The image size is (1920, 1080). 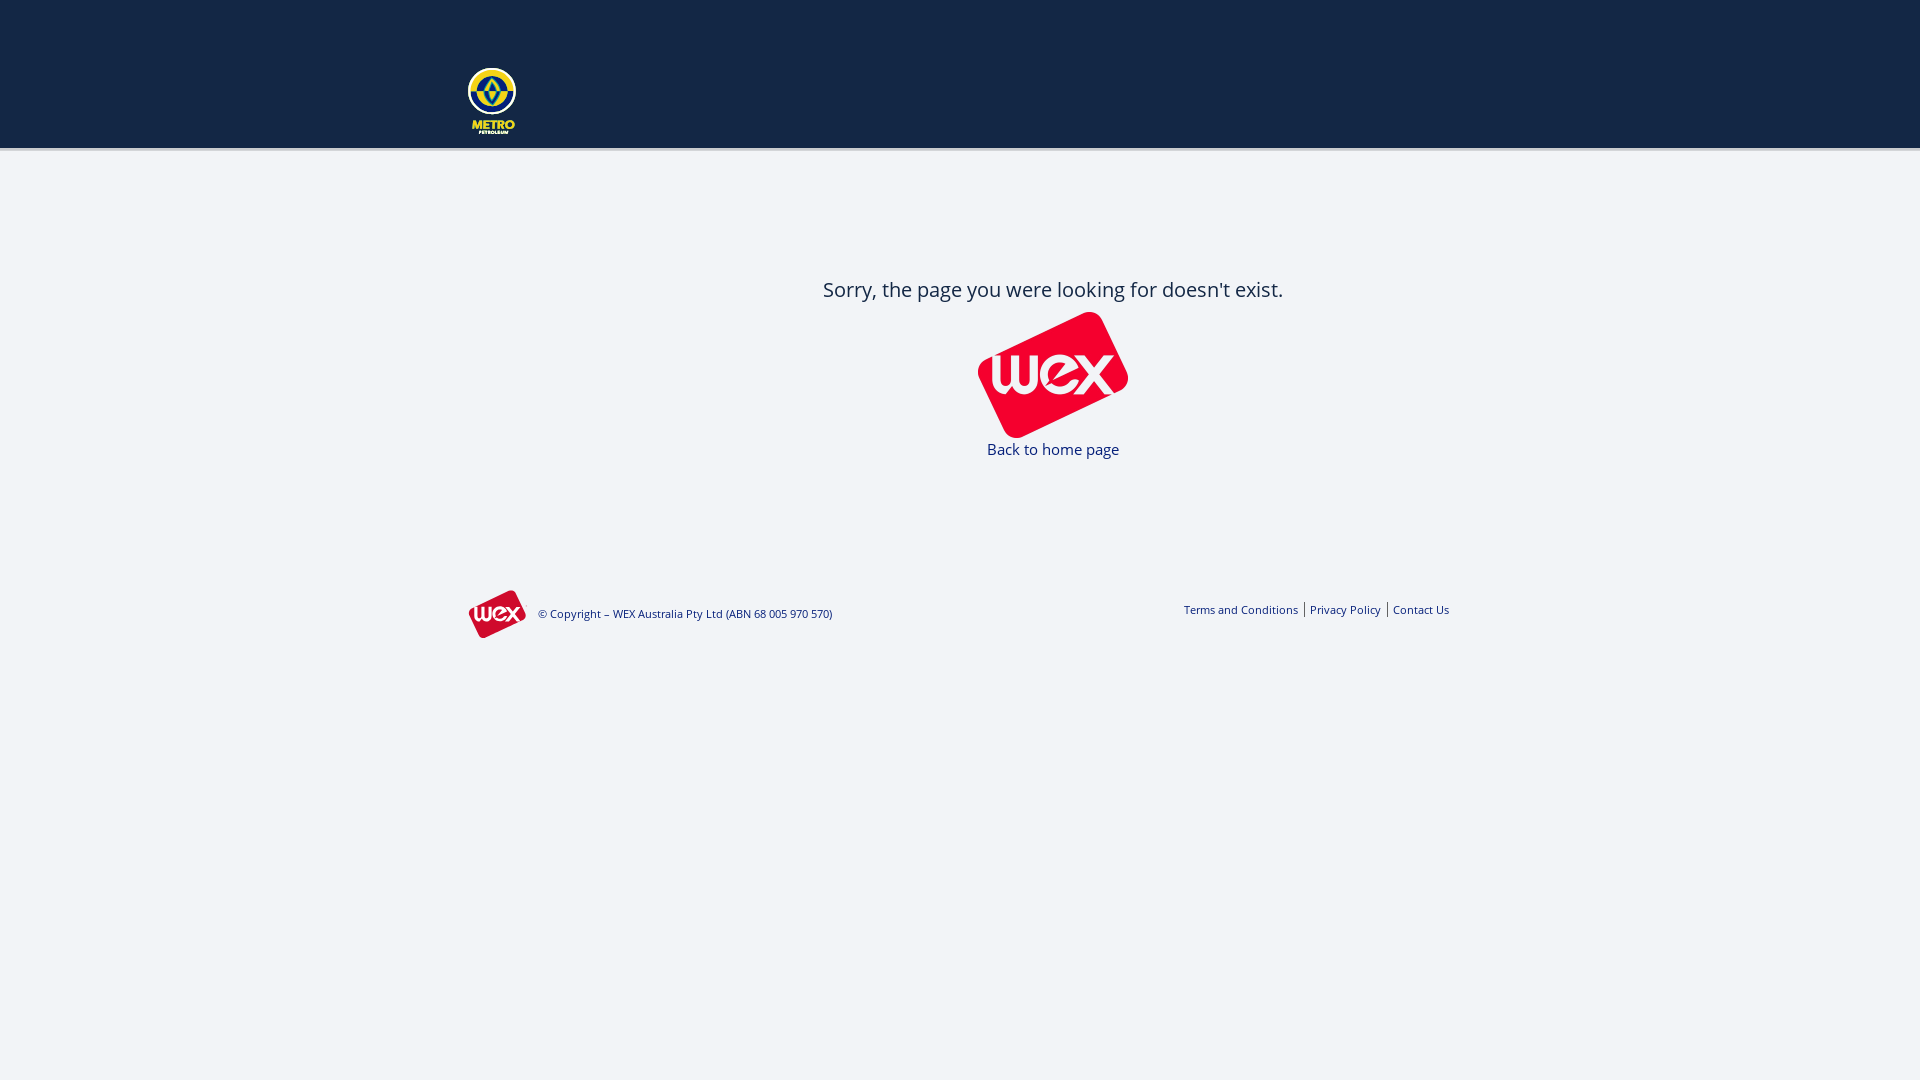 I want to click on 'Contact Us', so click(x=1416, y=608).